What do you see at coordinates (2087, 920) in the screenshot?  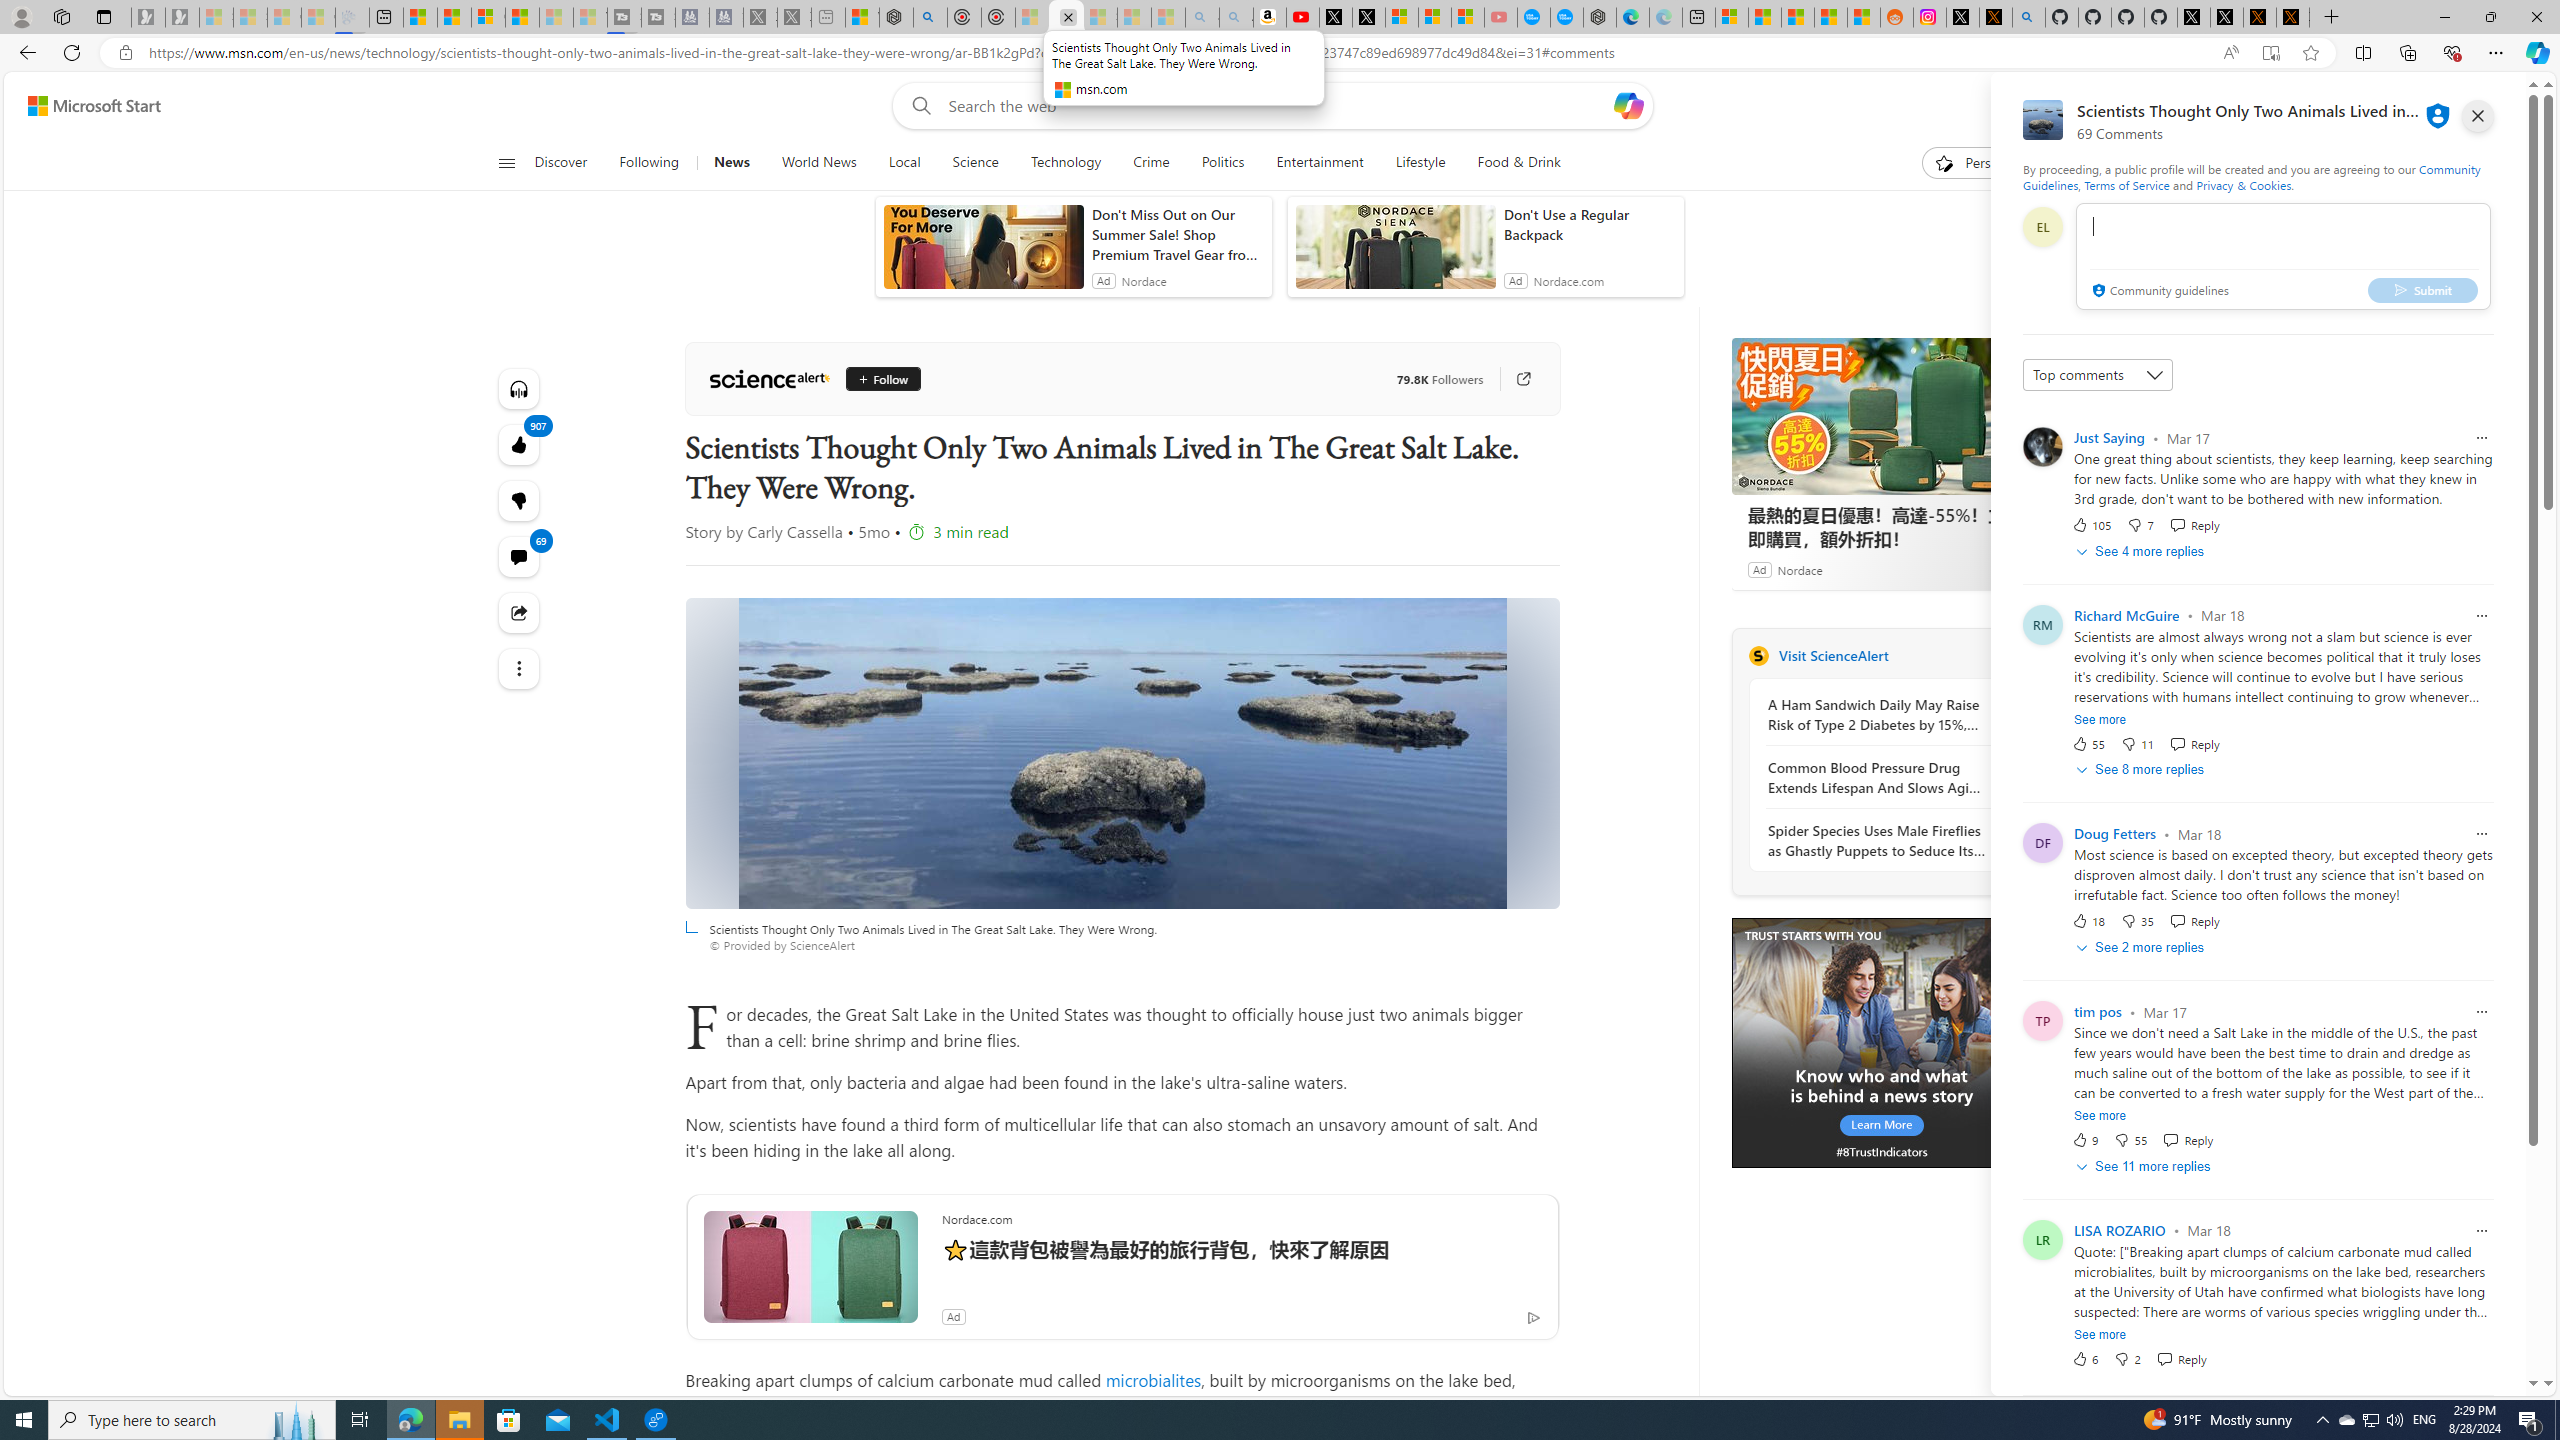 I see `'18 Like'` at bounding box center [2087, 920].